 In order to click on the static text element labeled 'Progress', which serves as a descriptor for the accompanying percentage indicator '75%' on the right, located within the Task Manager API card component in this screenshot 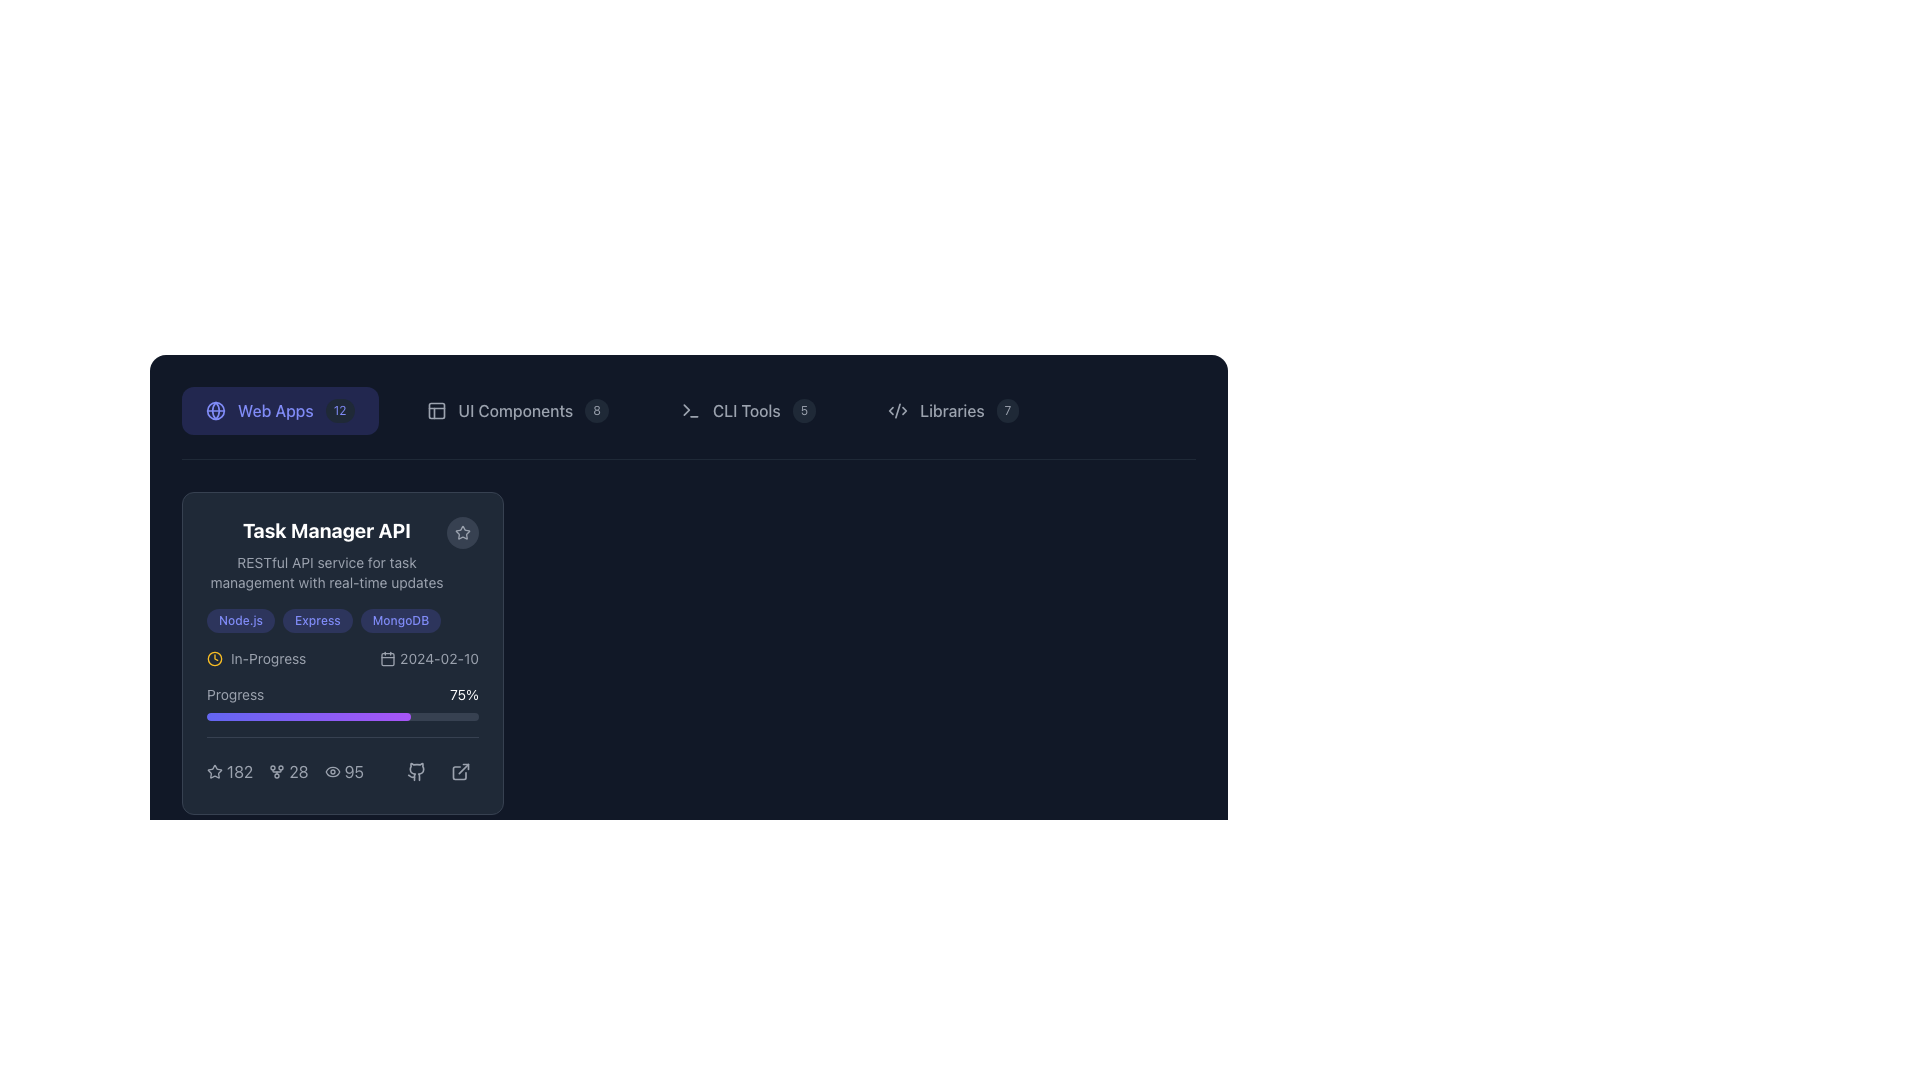, I will do `click(235, 693)`.